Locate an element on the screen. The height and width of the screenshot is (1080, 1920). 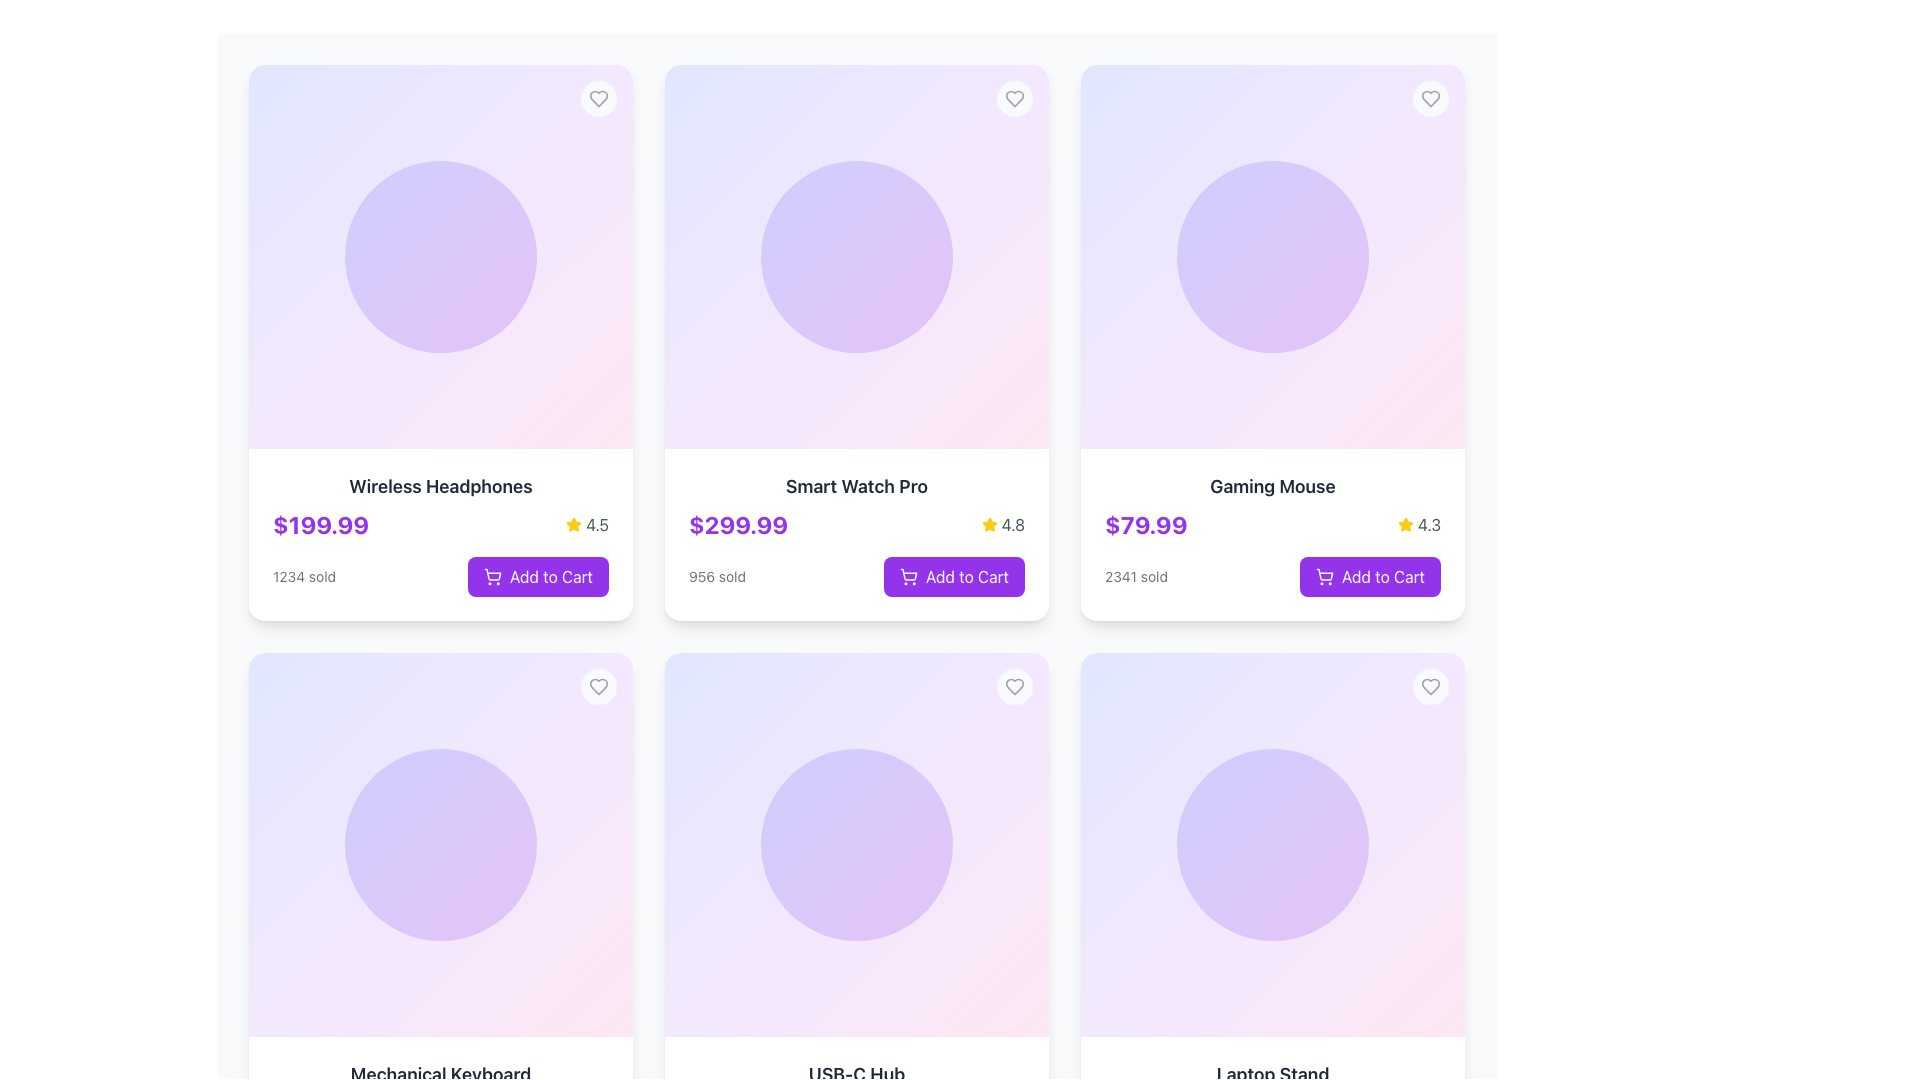
product details from the Wireless Headphones Product Card positioned in the top row of the grid layout, specifically in the leftmost position is located at coordinates (440, 534).